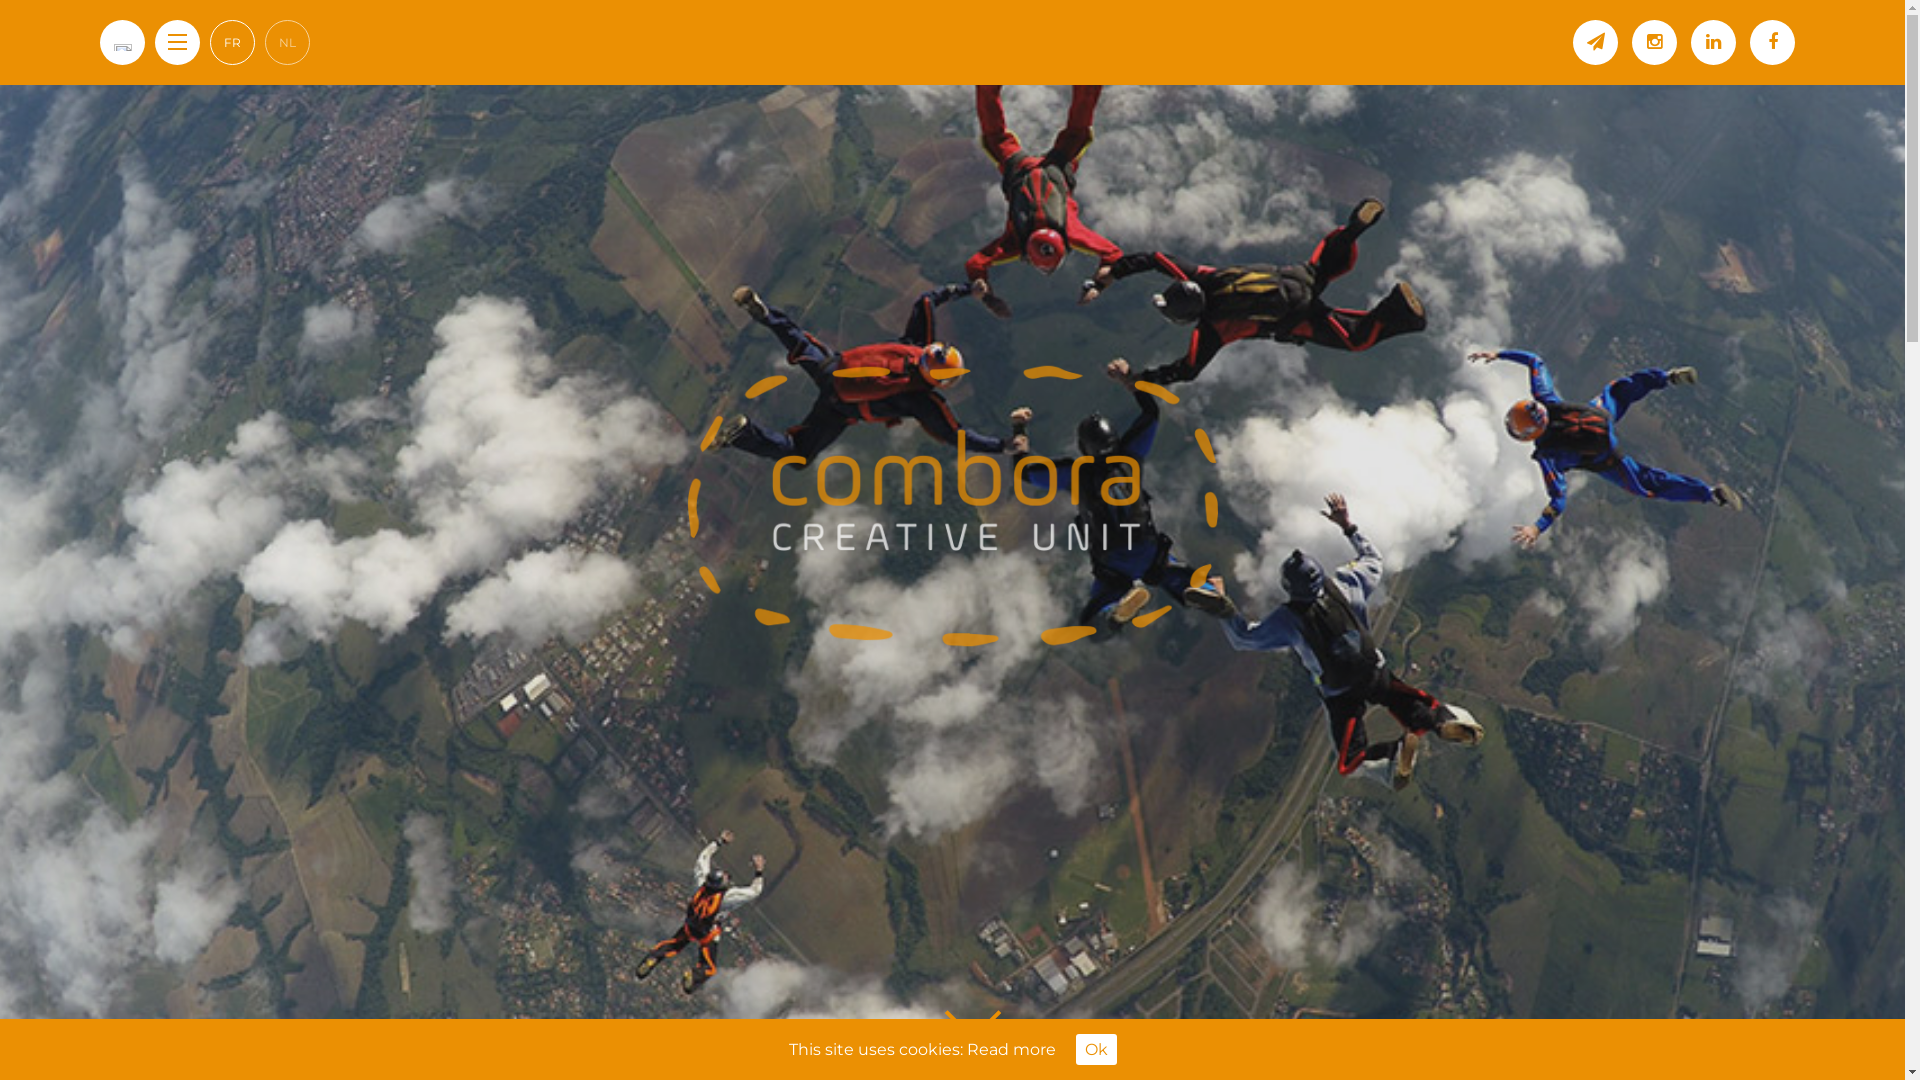 This screenshot has width=1920, height=1080. What do you see at coordinates (232, 42) in the screenshot?
I see `'FR'` at bounding box center [232, 42].